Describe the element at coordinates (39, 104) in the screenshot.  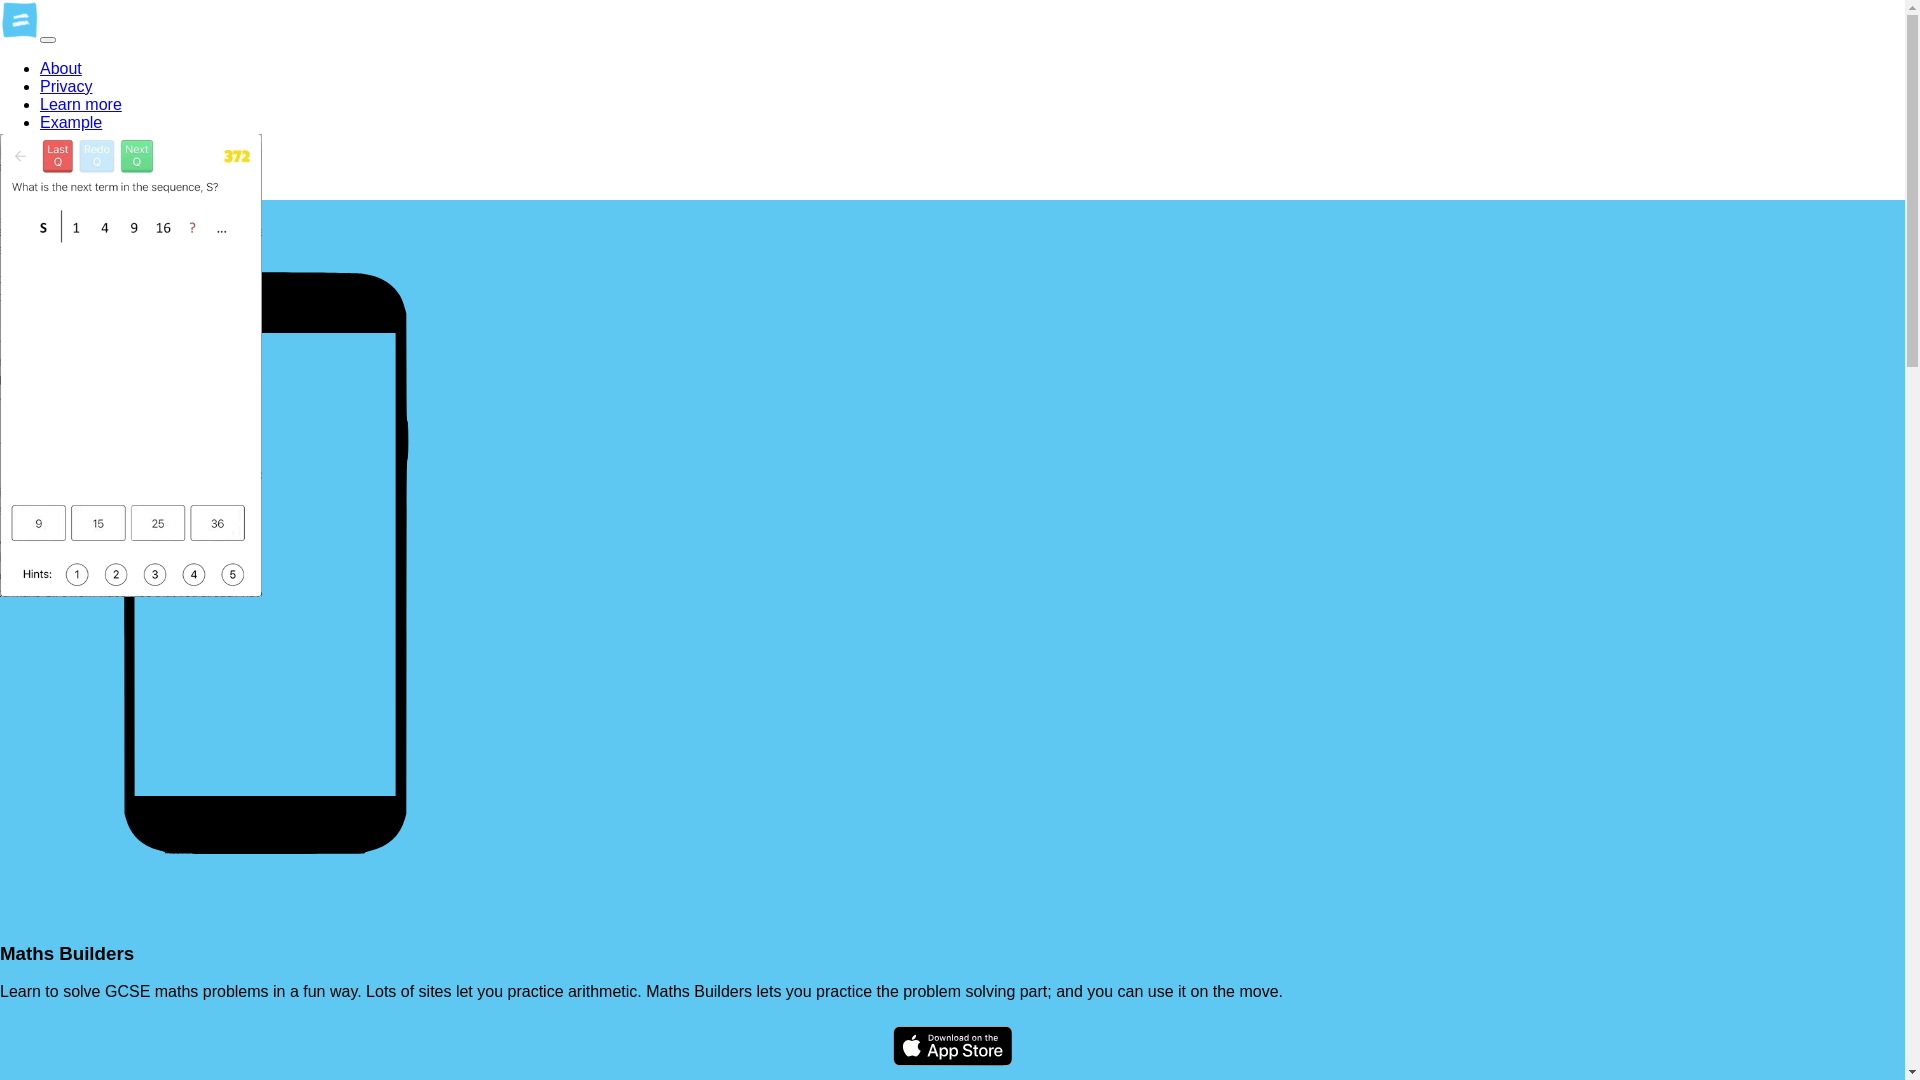
I see `'Learn more'` at that location.